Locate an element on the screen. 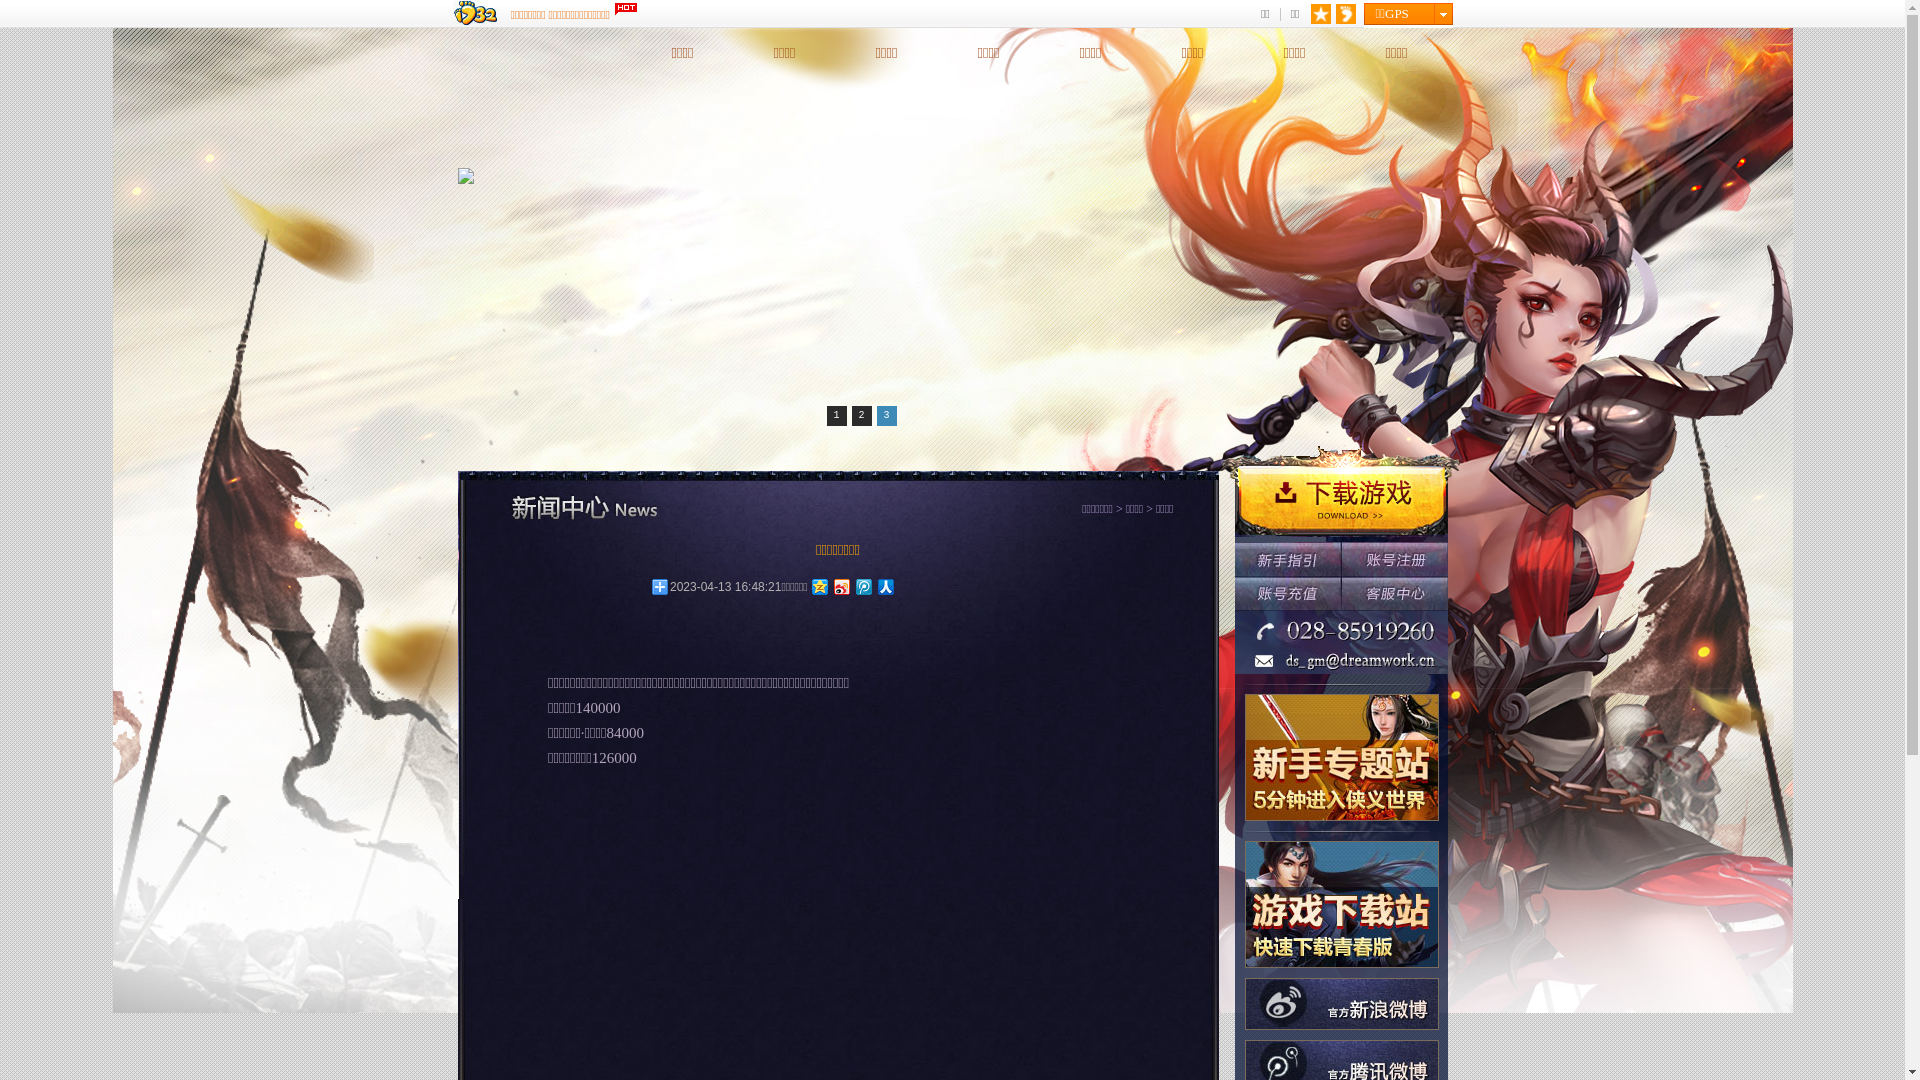 Image resolution: width=1920 pixels, height=1080 pixels. '1' is located at coordinates (835, 415).